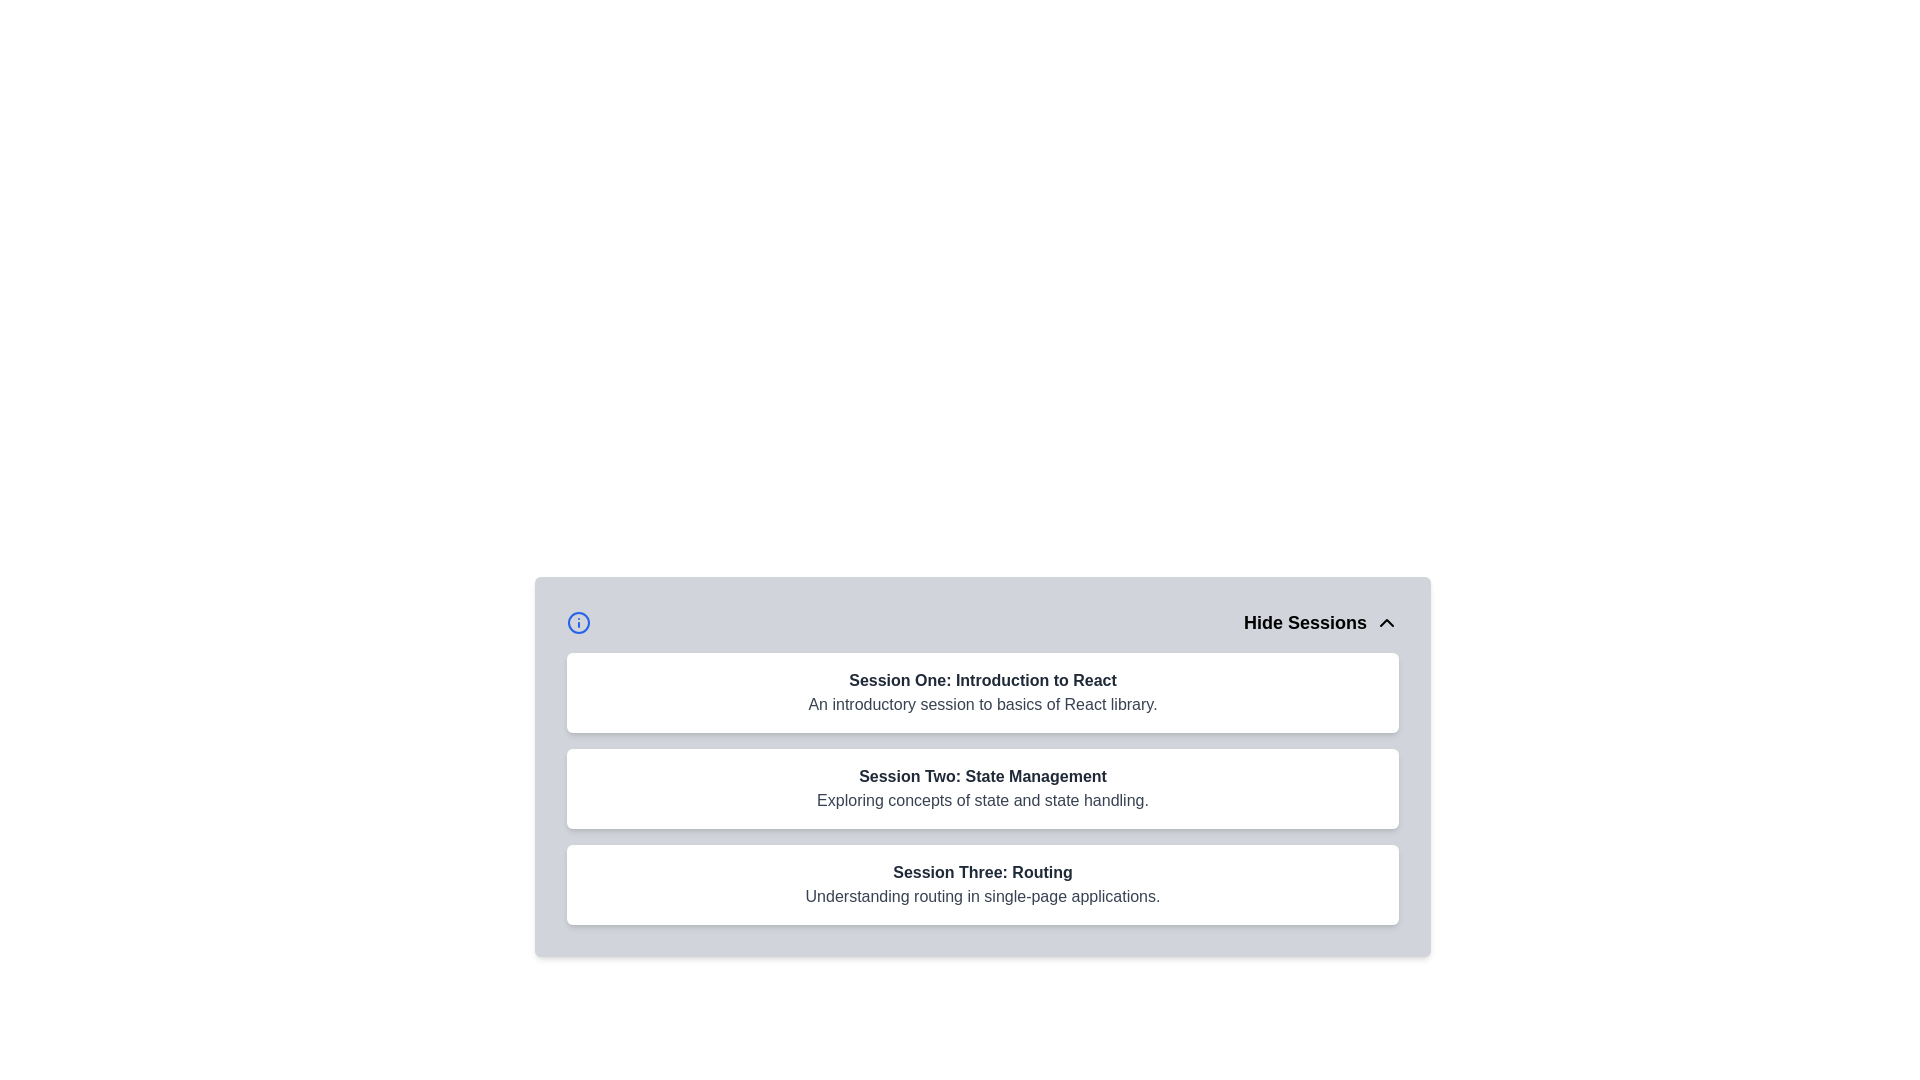 This screenshot has height=1080, width=1920. What do you see at coordinates (983, 800) in the screenshot?
I see `static text element displaying 'Exploring concepts of state and state handling.' located beneath the bold heading 'Session Two: State Management.'` at bounding box center [983, 800].